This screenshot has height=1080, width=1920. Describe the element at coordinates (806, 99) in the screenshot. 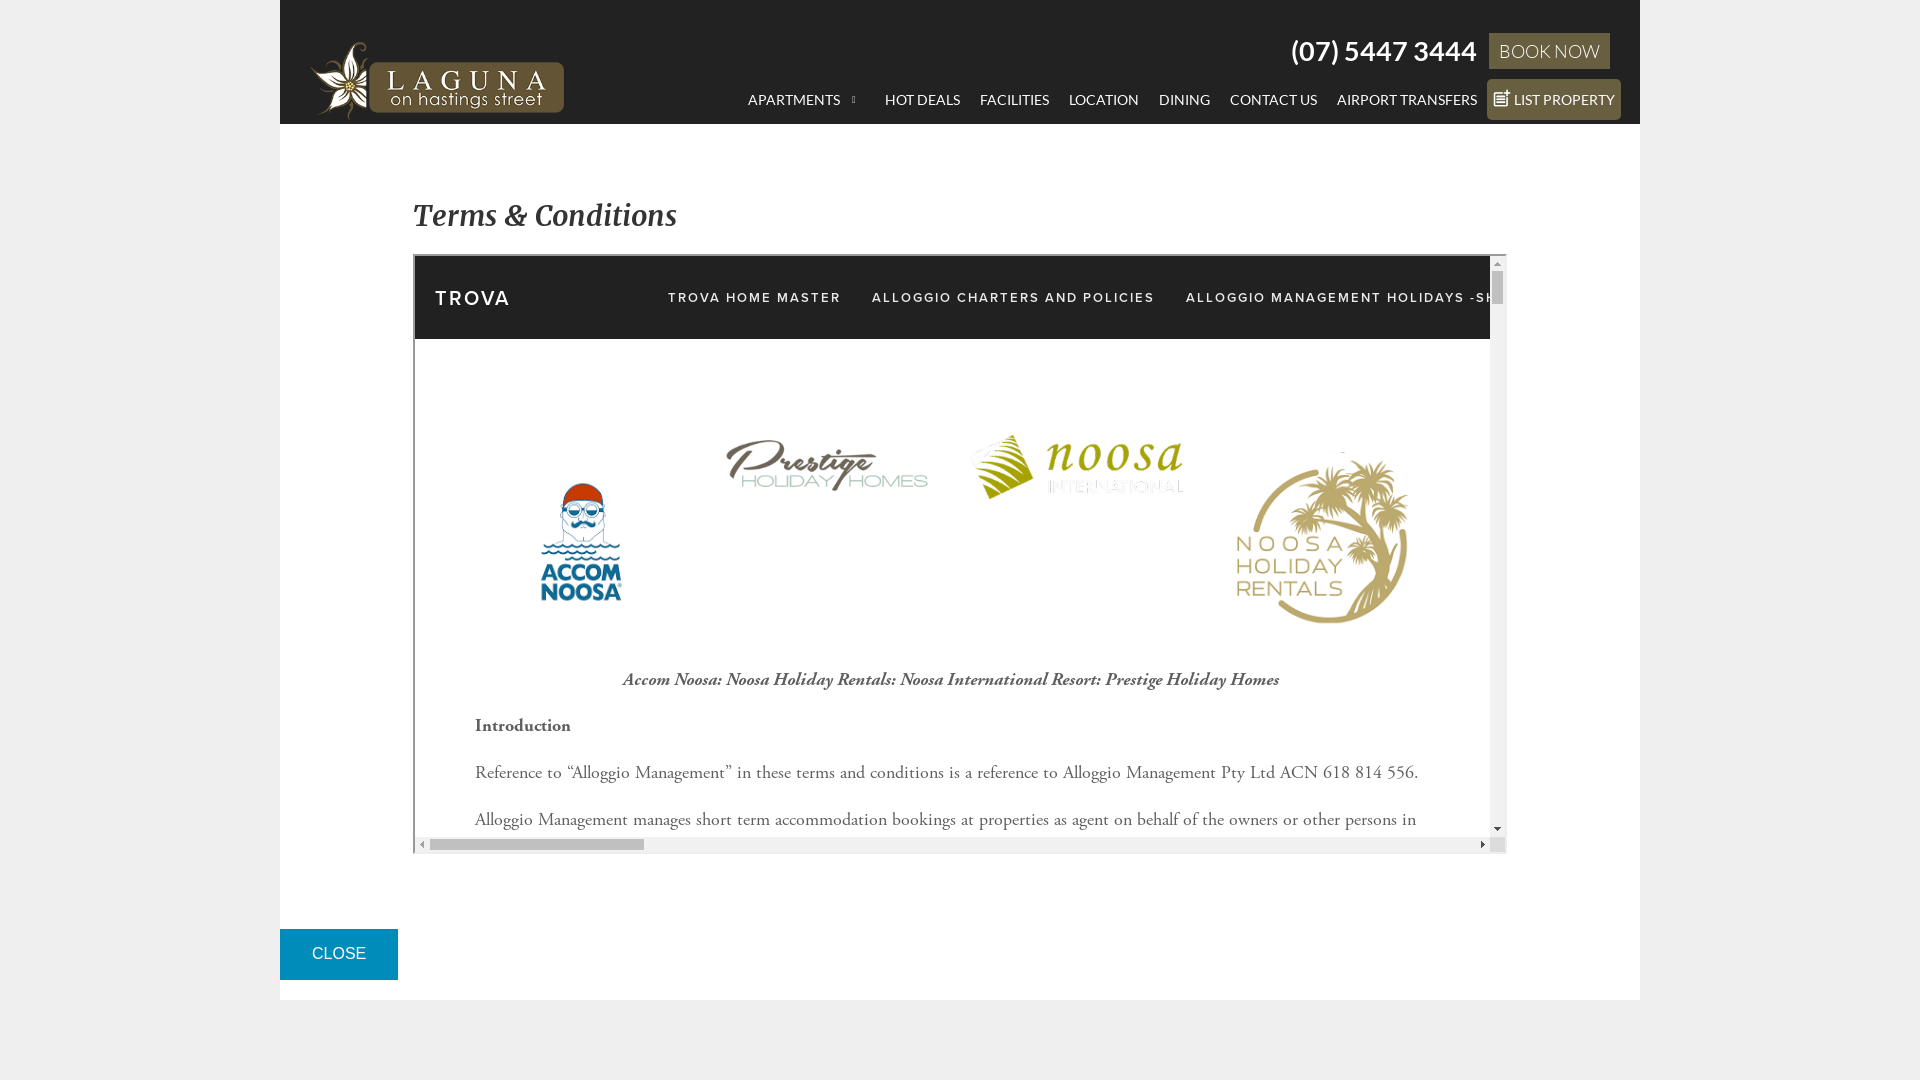

I see `'APARTMENTS'` at that location.